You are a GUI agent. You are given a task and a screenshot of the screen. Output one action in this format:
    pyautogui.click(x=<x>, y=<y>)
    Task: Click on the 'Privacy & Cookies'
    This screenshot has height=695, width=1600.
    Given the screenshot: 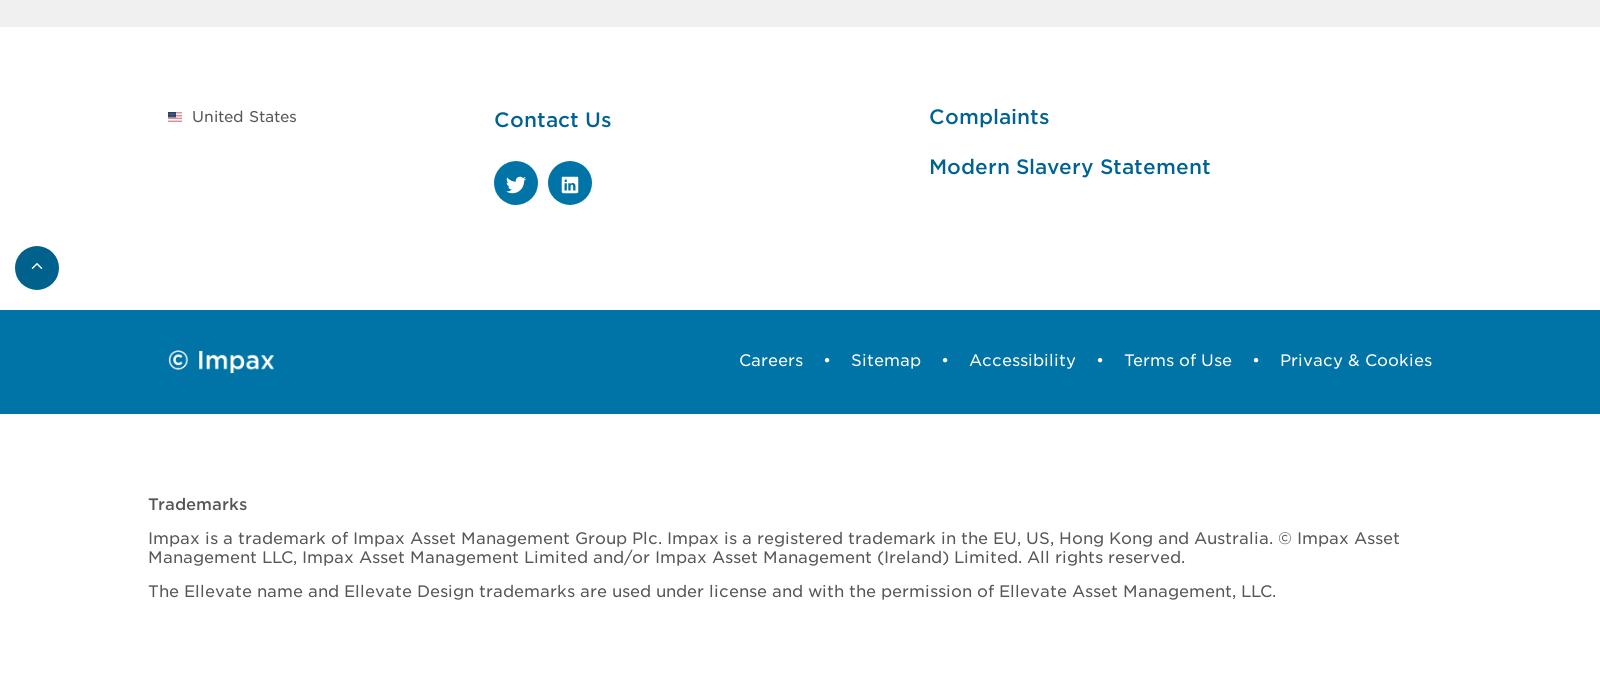 What is the action you would take?
    pyautogui.click(x=1355, y=357)
    